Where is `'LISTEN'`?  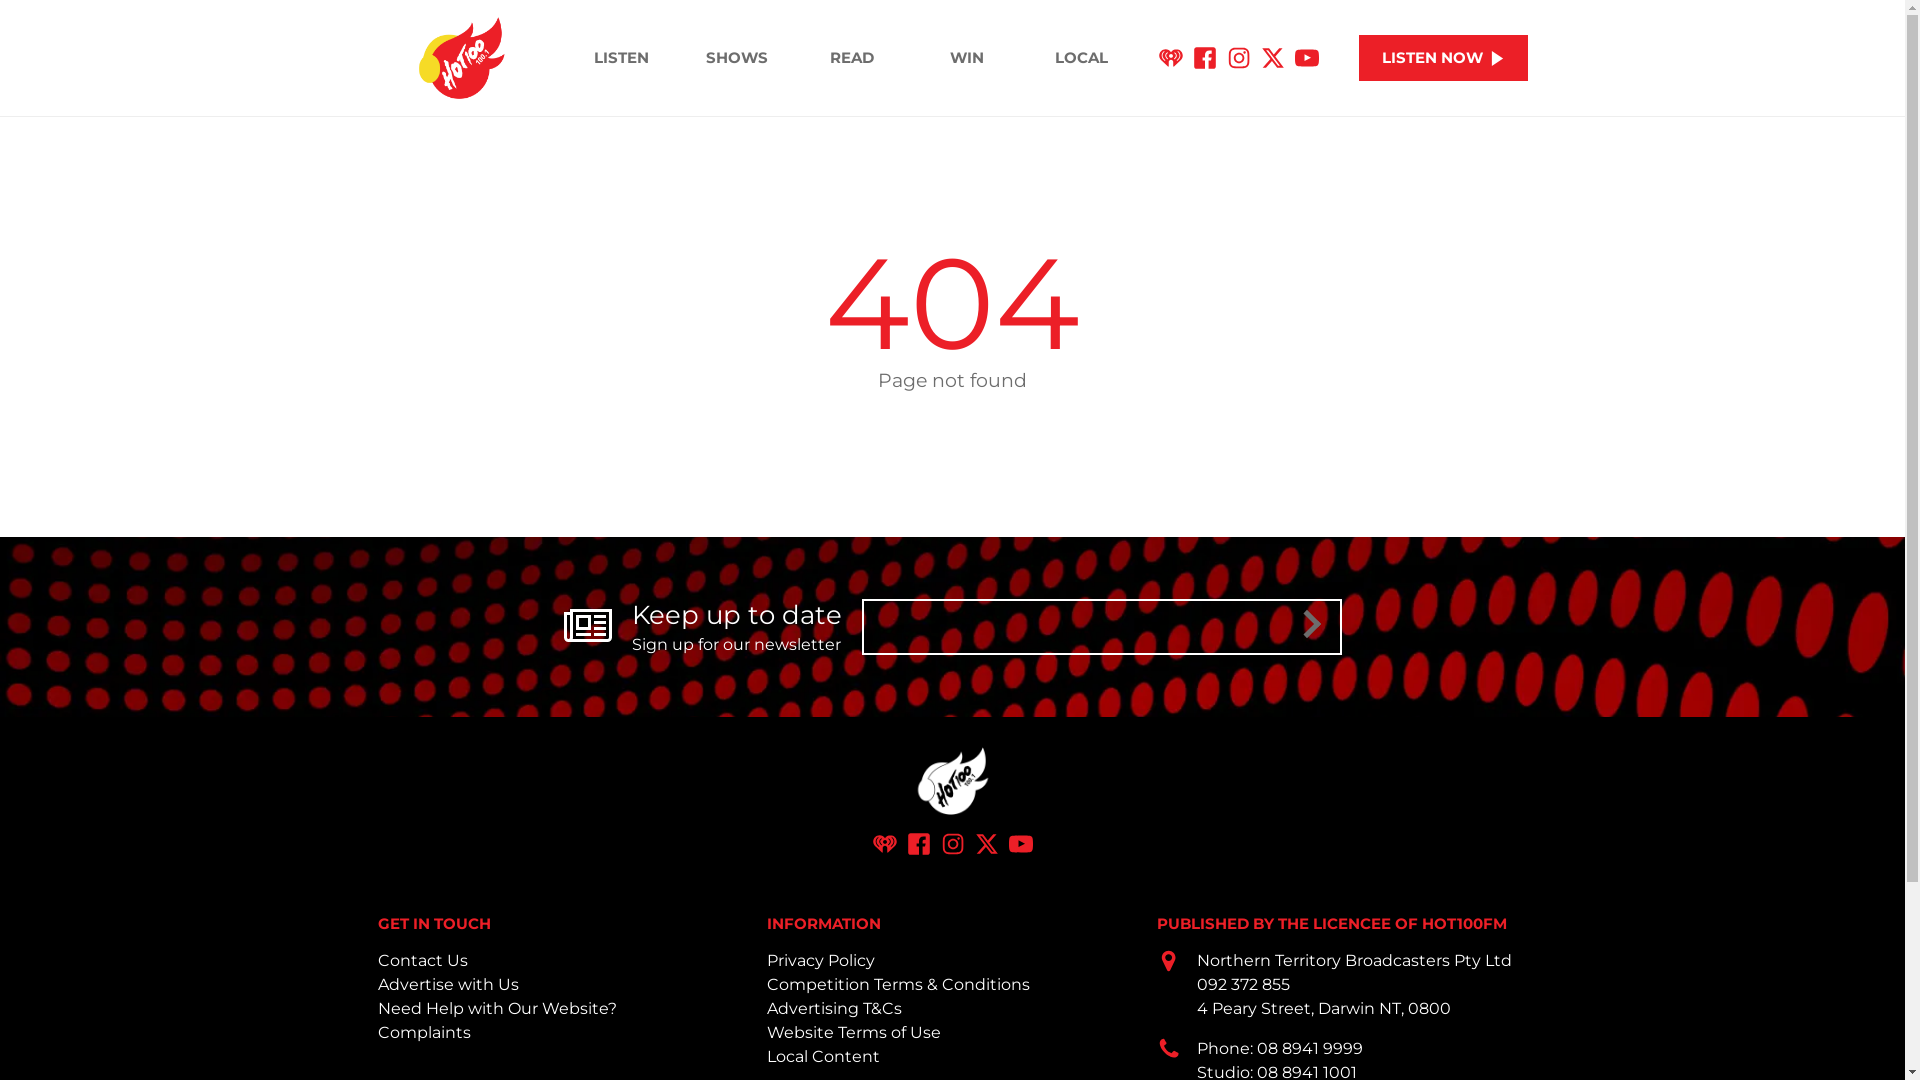 'LISTEN' is located at coordinates (563, 56).